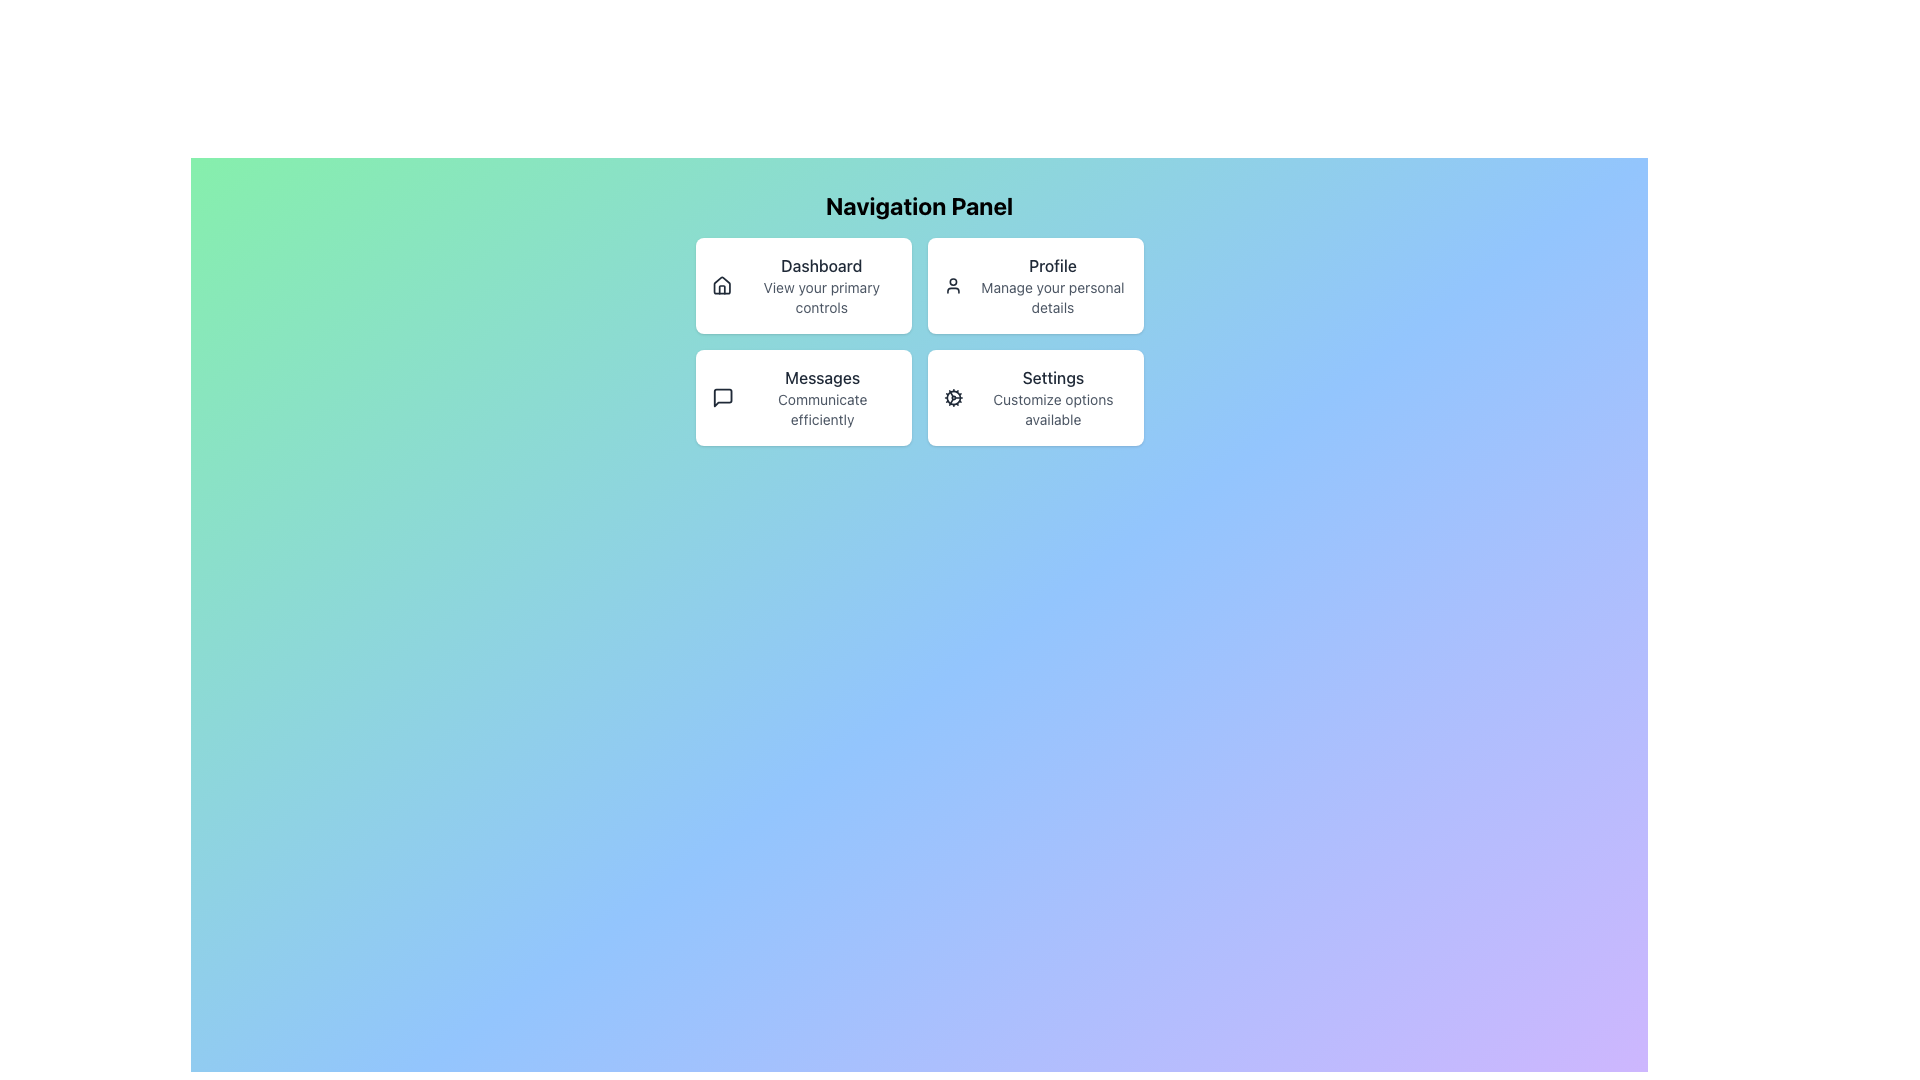  Describe the element at coordinates (1051, 297) in the screenshot. I see `the text label that reads 'Manage your personal details', which is located below the 'Profile' title in the top-right card of a grid layout` at that location.